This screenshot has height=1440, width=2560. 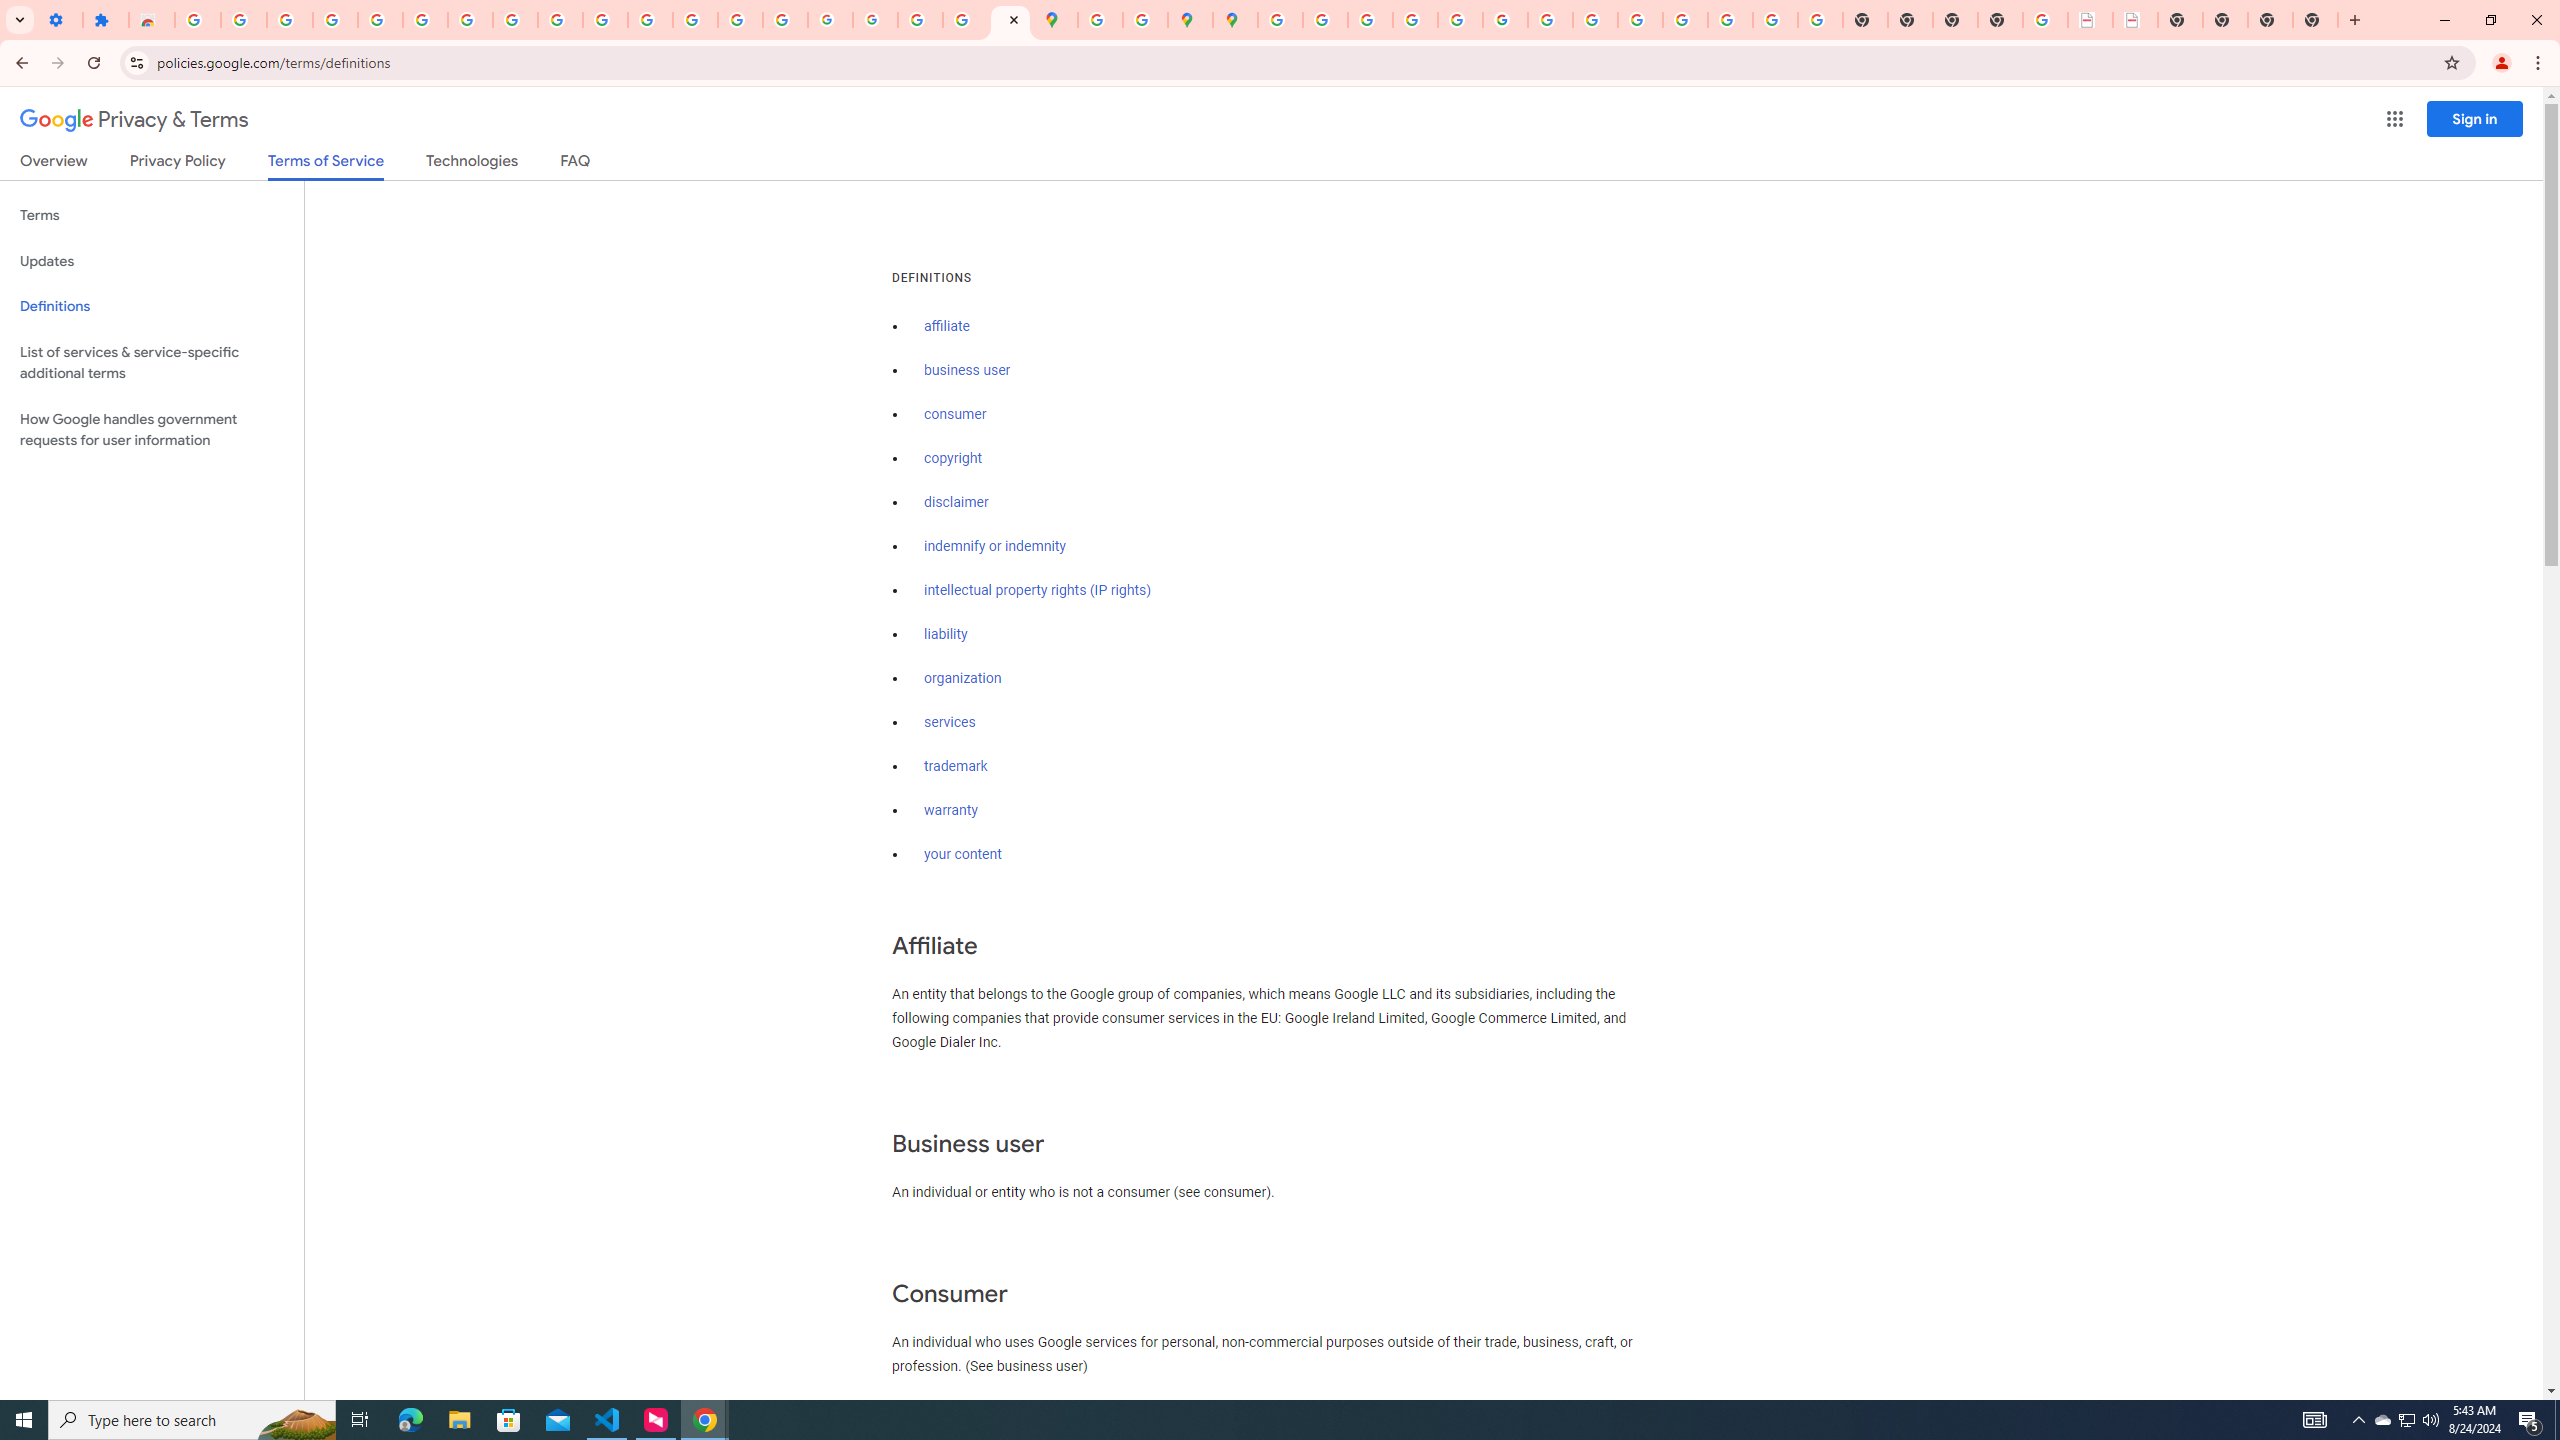 What do you see at coordinates (949, 721) in the screenshot?
I see `'services'` at bounding box center [949, 721].